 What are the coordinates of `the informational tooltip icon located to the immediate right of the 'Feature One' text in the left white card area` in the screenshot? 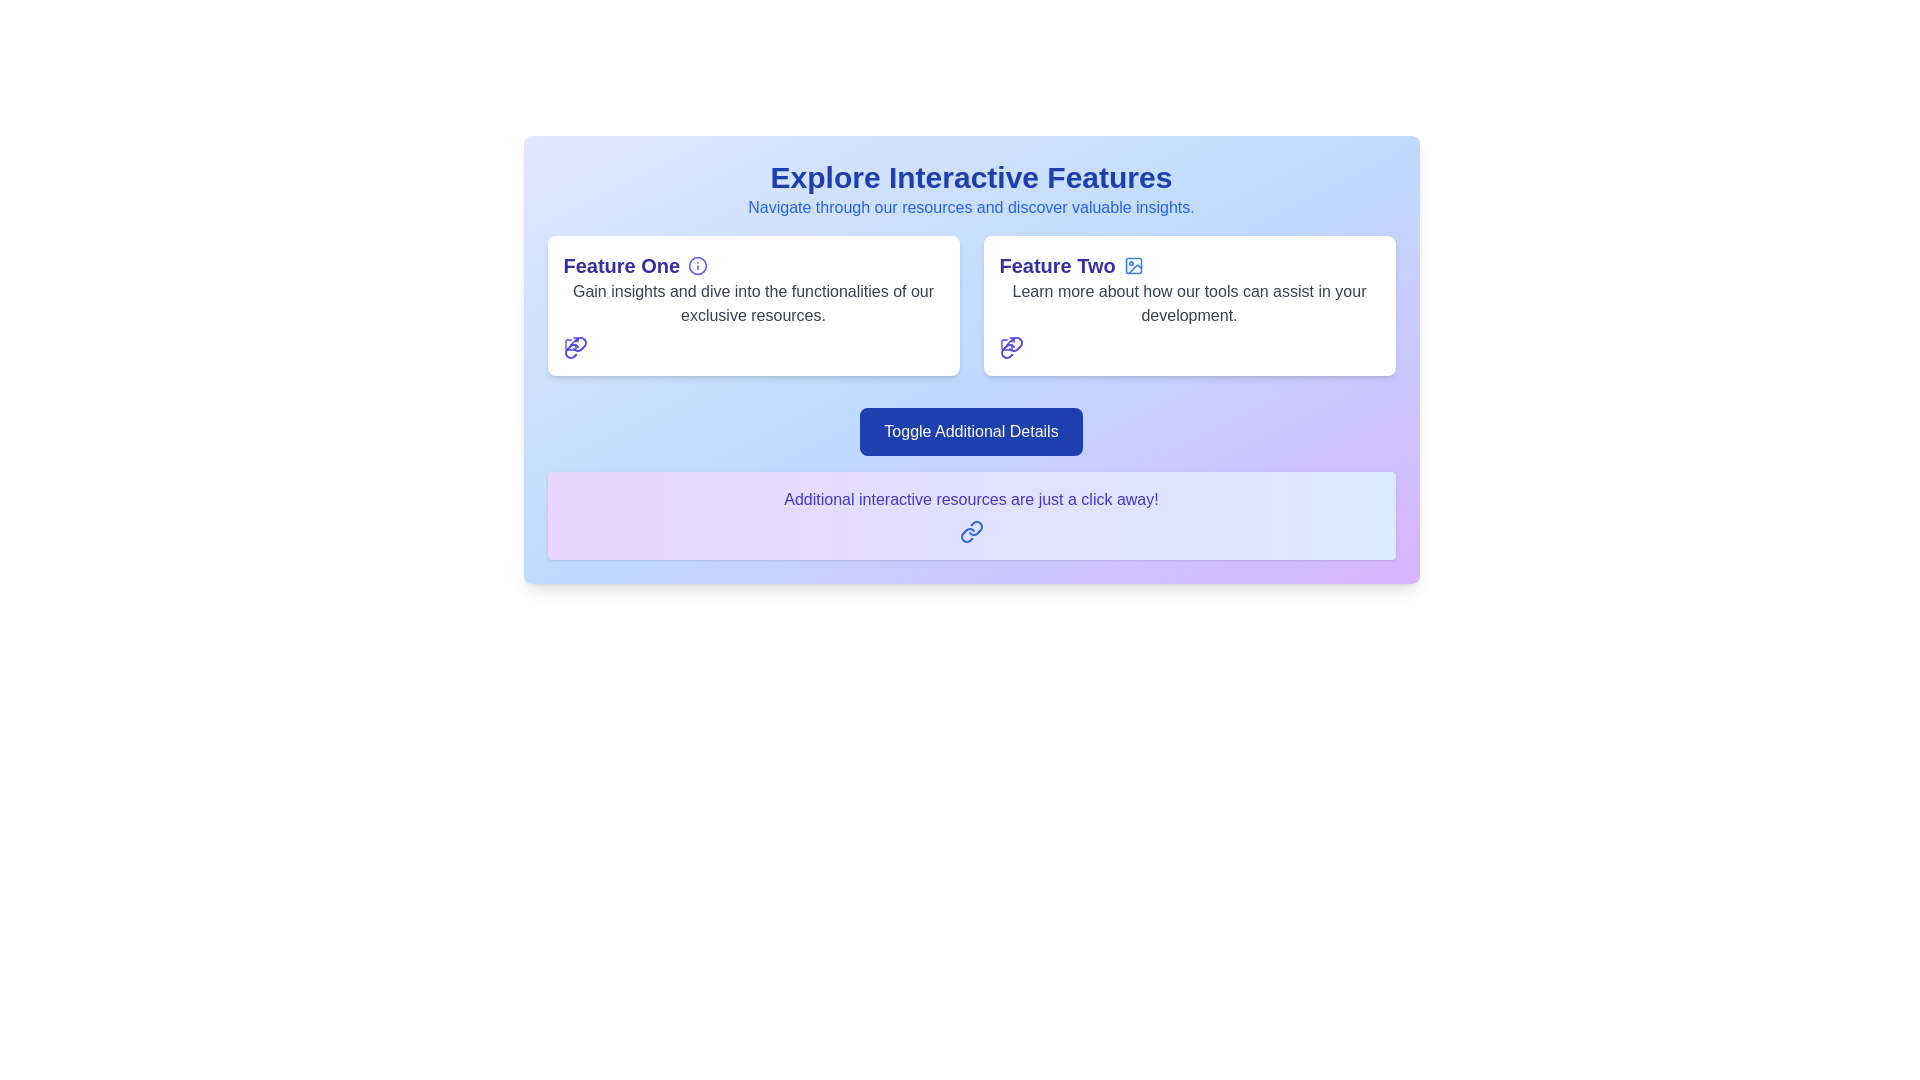 It's located at (698, 265).